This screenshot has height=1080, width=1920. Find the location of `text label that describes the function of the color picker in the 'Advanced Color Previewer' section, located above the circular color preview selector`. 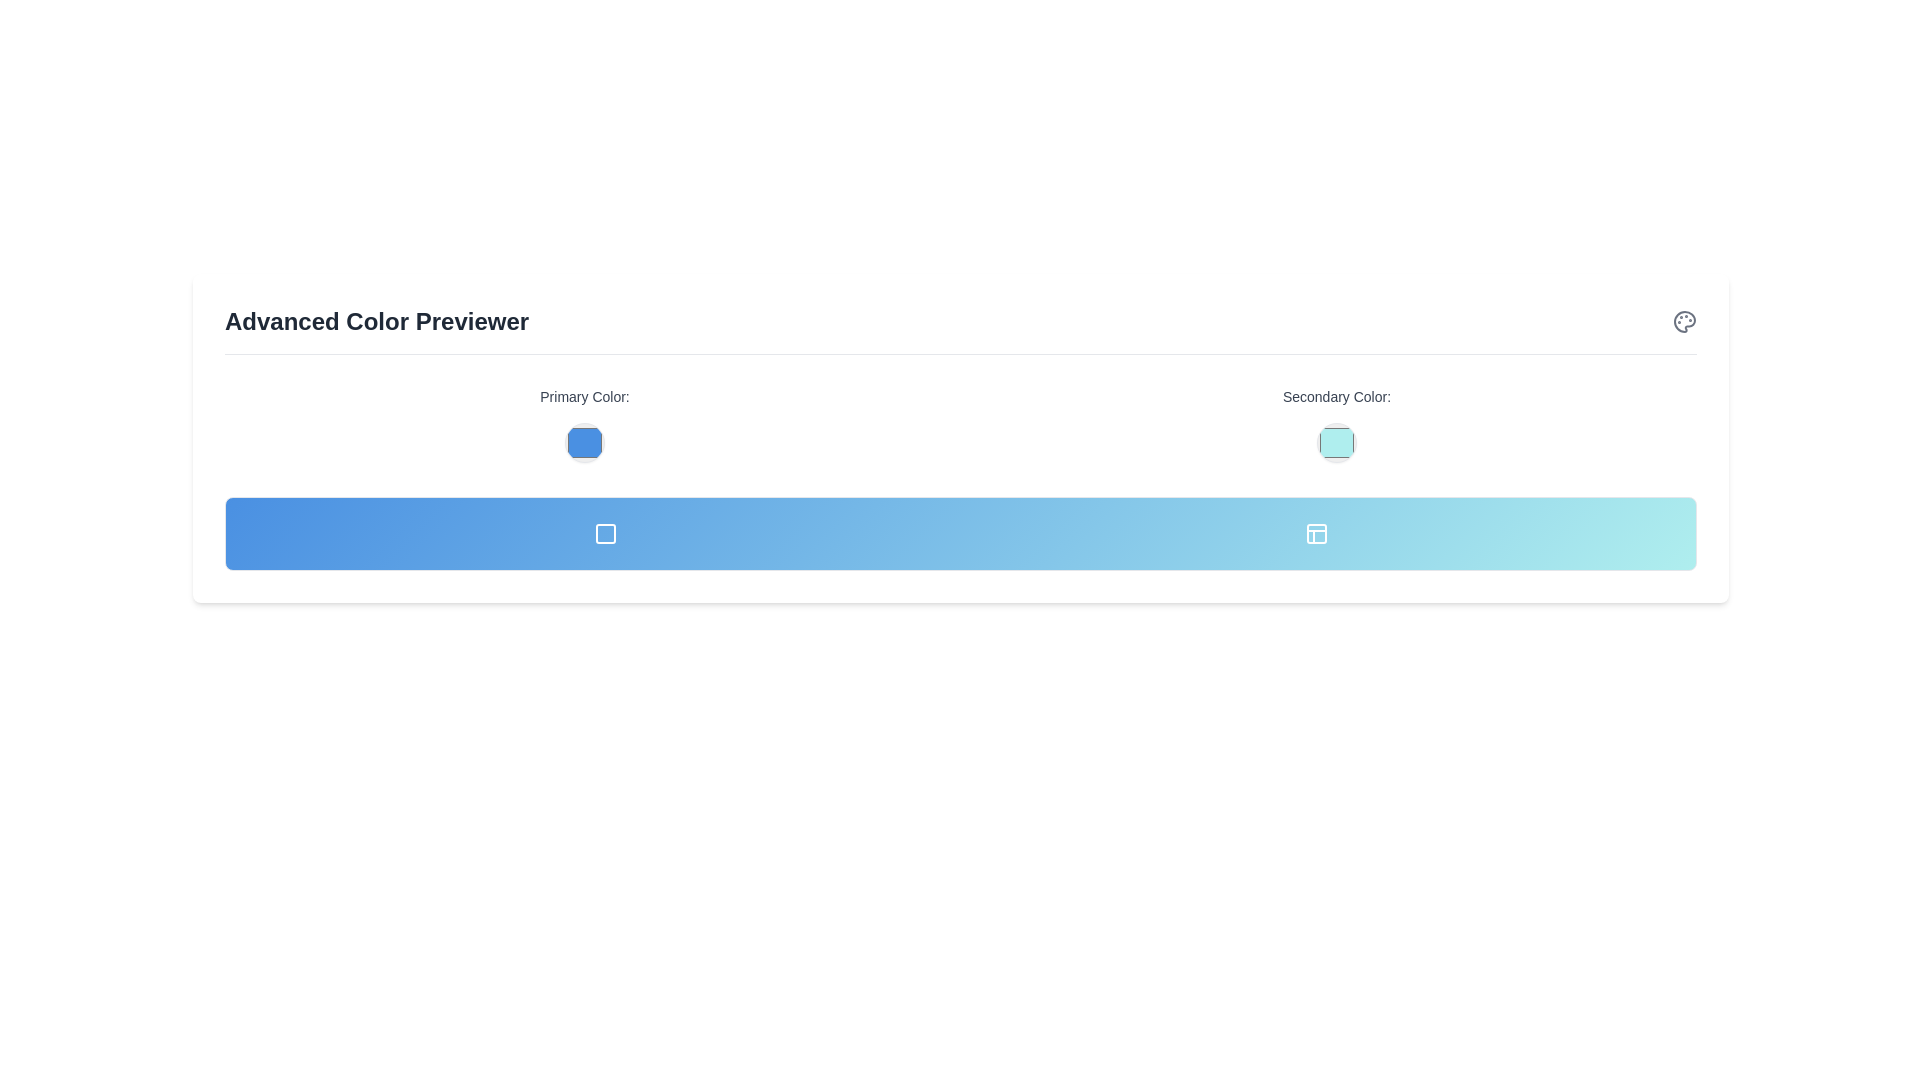

text label that describes the function of the color picker in the 'Advanced Color Previewer' section, located above the circular color preview selector is located at coordinates (584, 397).